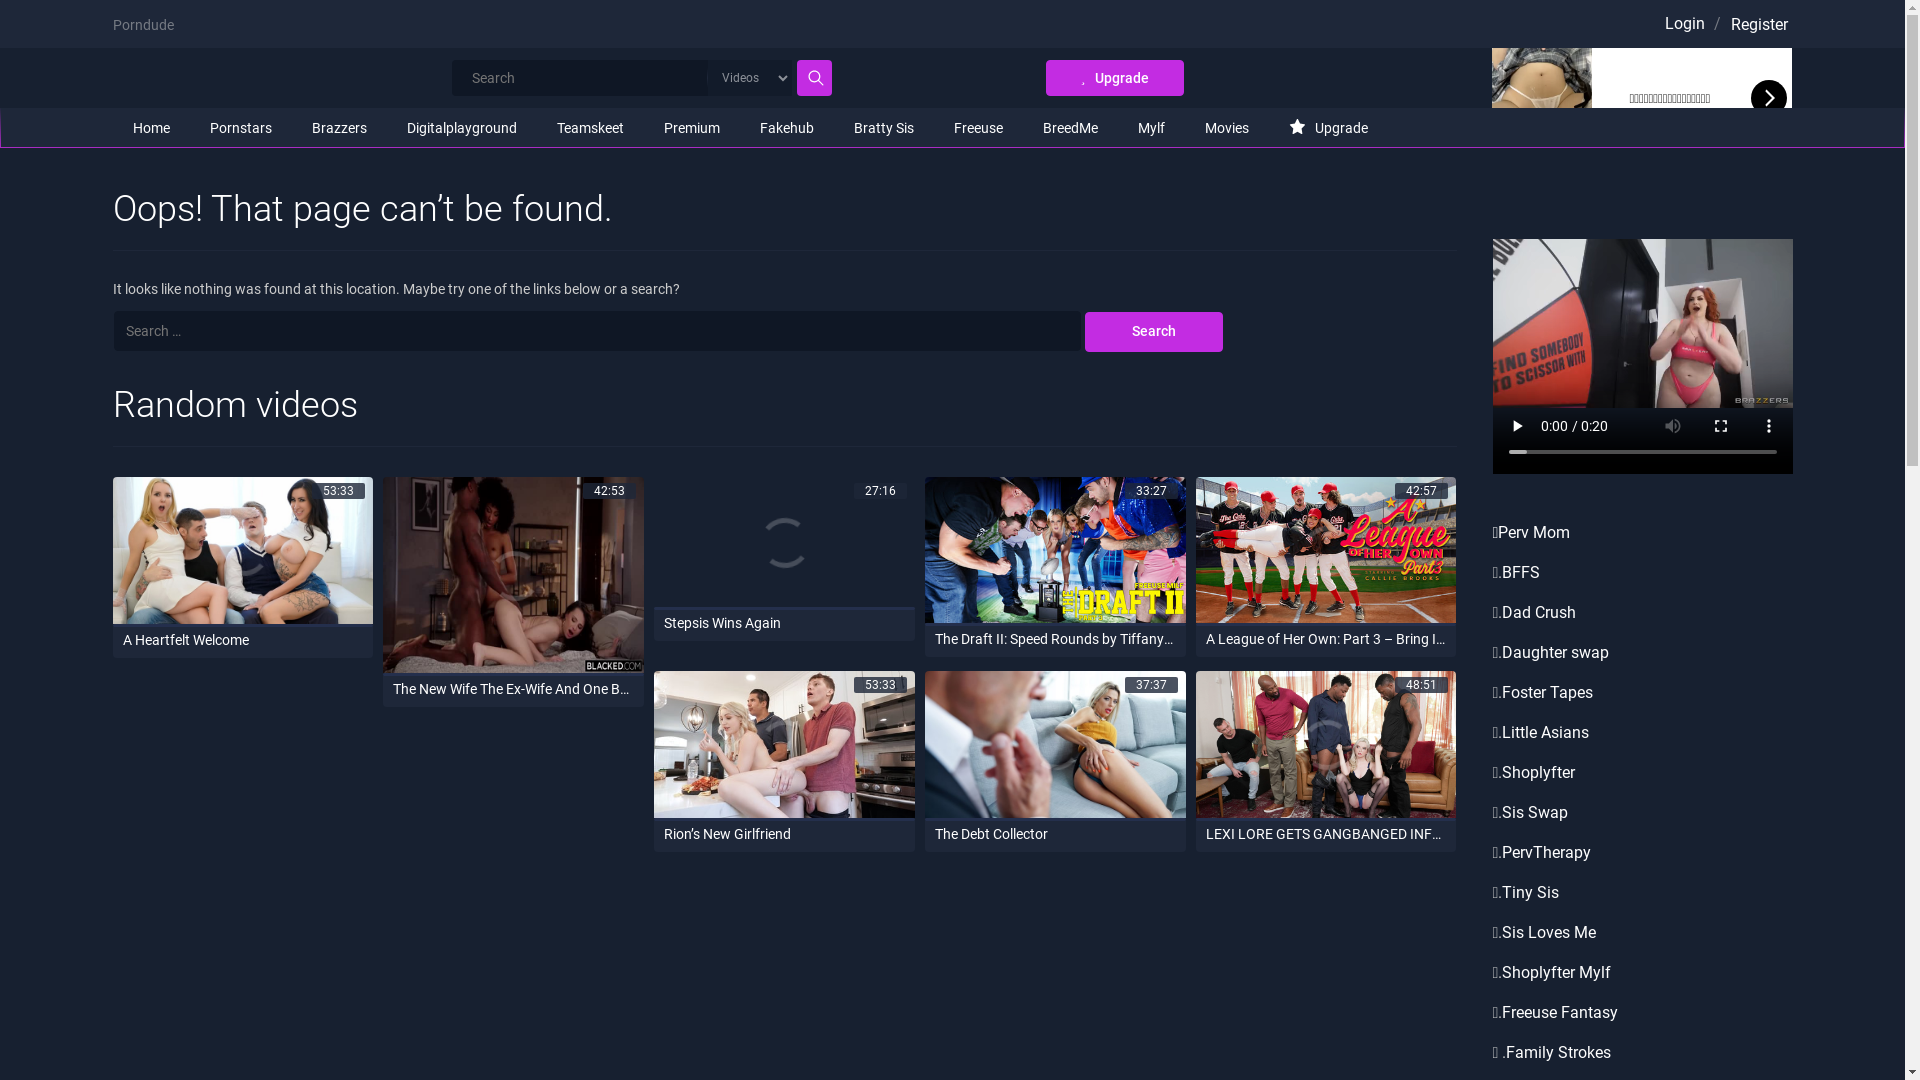  What do you see at coordinates (783, 543) in the screenshot?
I see `'27:16'` at bounding box center [783, 543].